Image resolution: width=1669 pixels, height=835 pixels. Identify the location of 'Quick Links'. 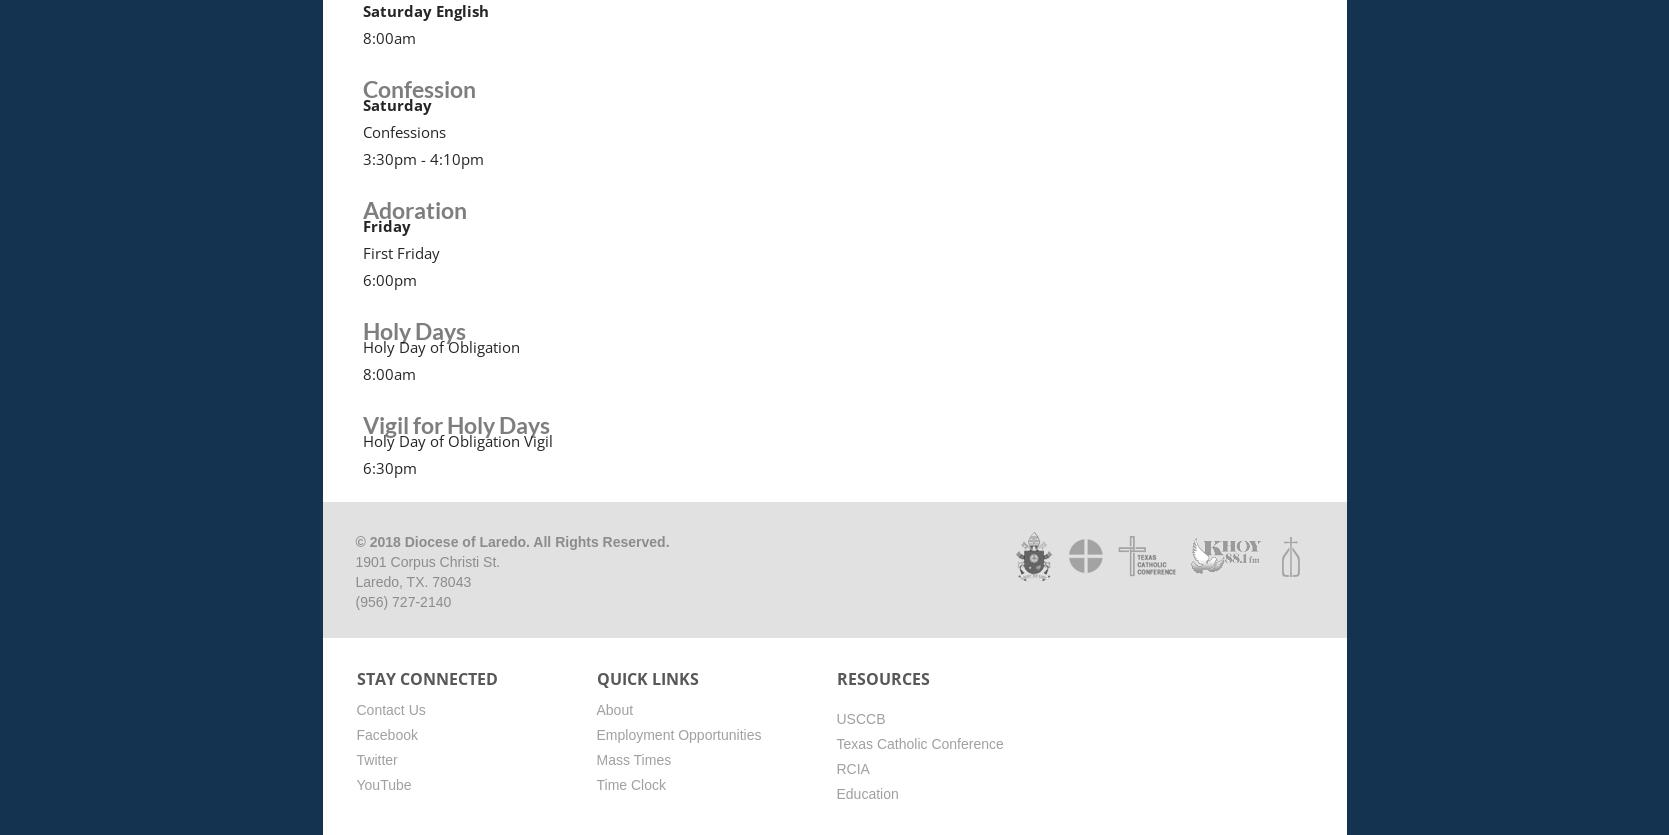
(594, 678).